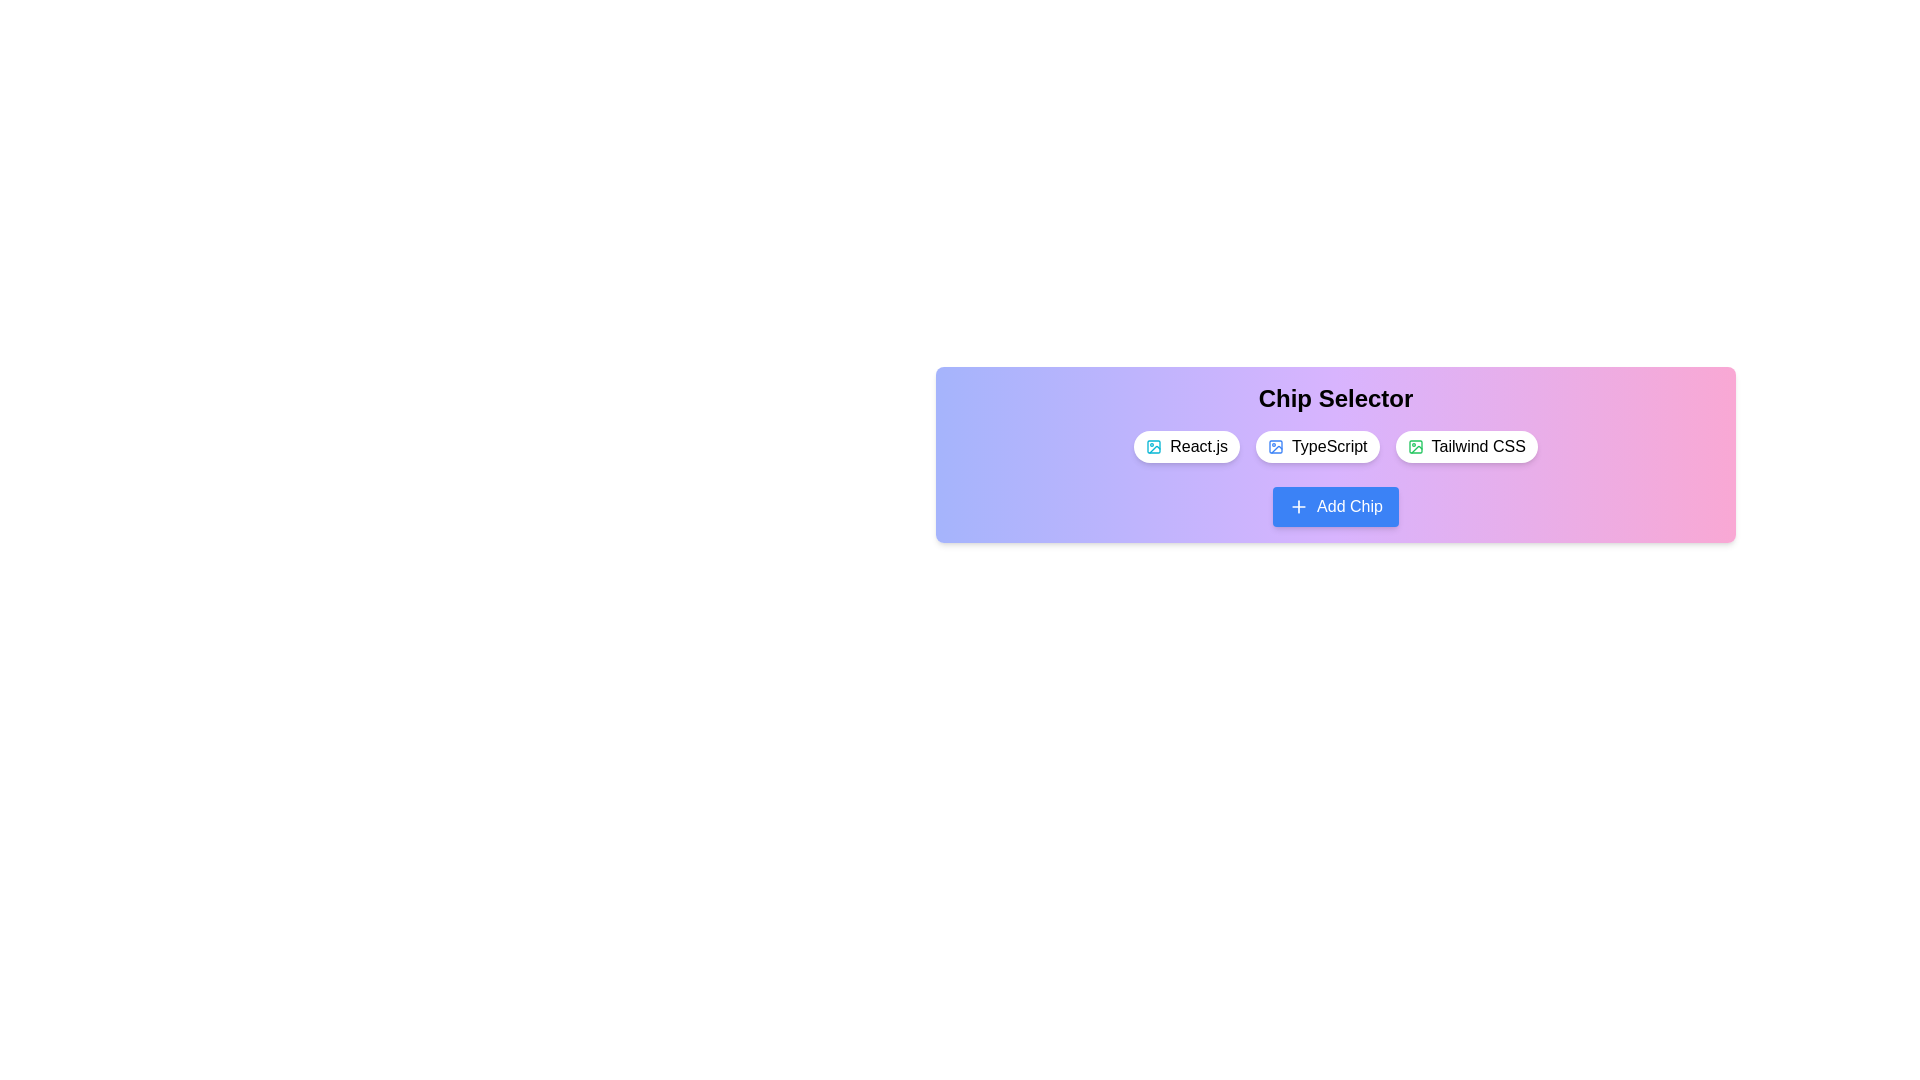 This screenshot has width=1920, height=1080. What do you see at coordinates (1187, 446) in the screenshot?
I see `the 'React.js' chip button` at bounding box center [1187, 446].